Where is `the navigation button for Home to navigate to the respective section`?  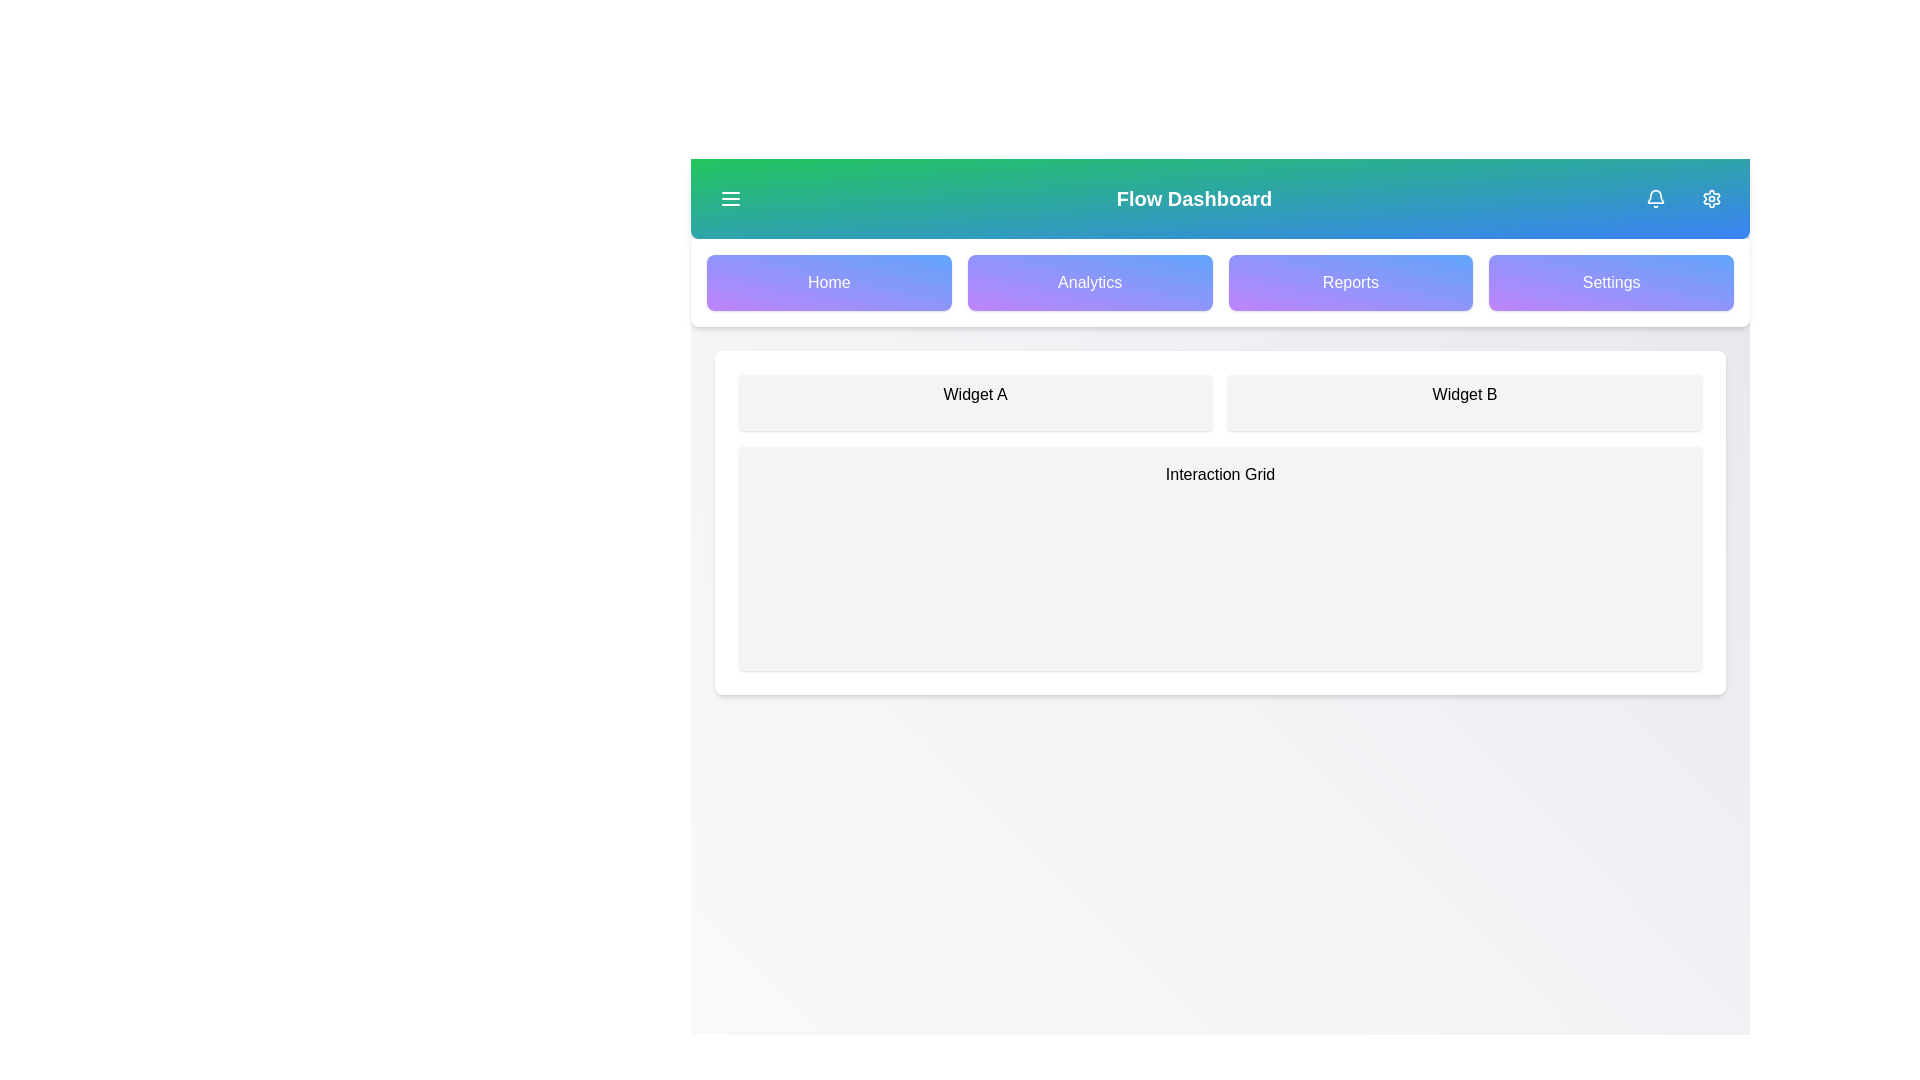
the navigation button for Home to navigate to the respective section is located at coordinates (829, 282).